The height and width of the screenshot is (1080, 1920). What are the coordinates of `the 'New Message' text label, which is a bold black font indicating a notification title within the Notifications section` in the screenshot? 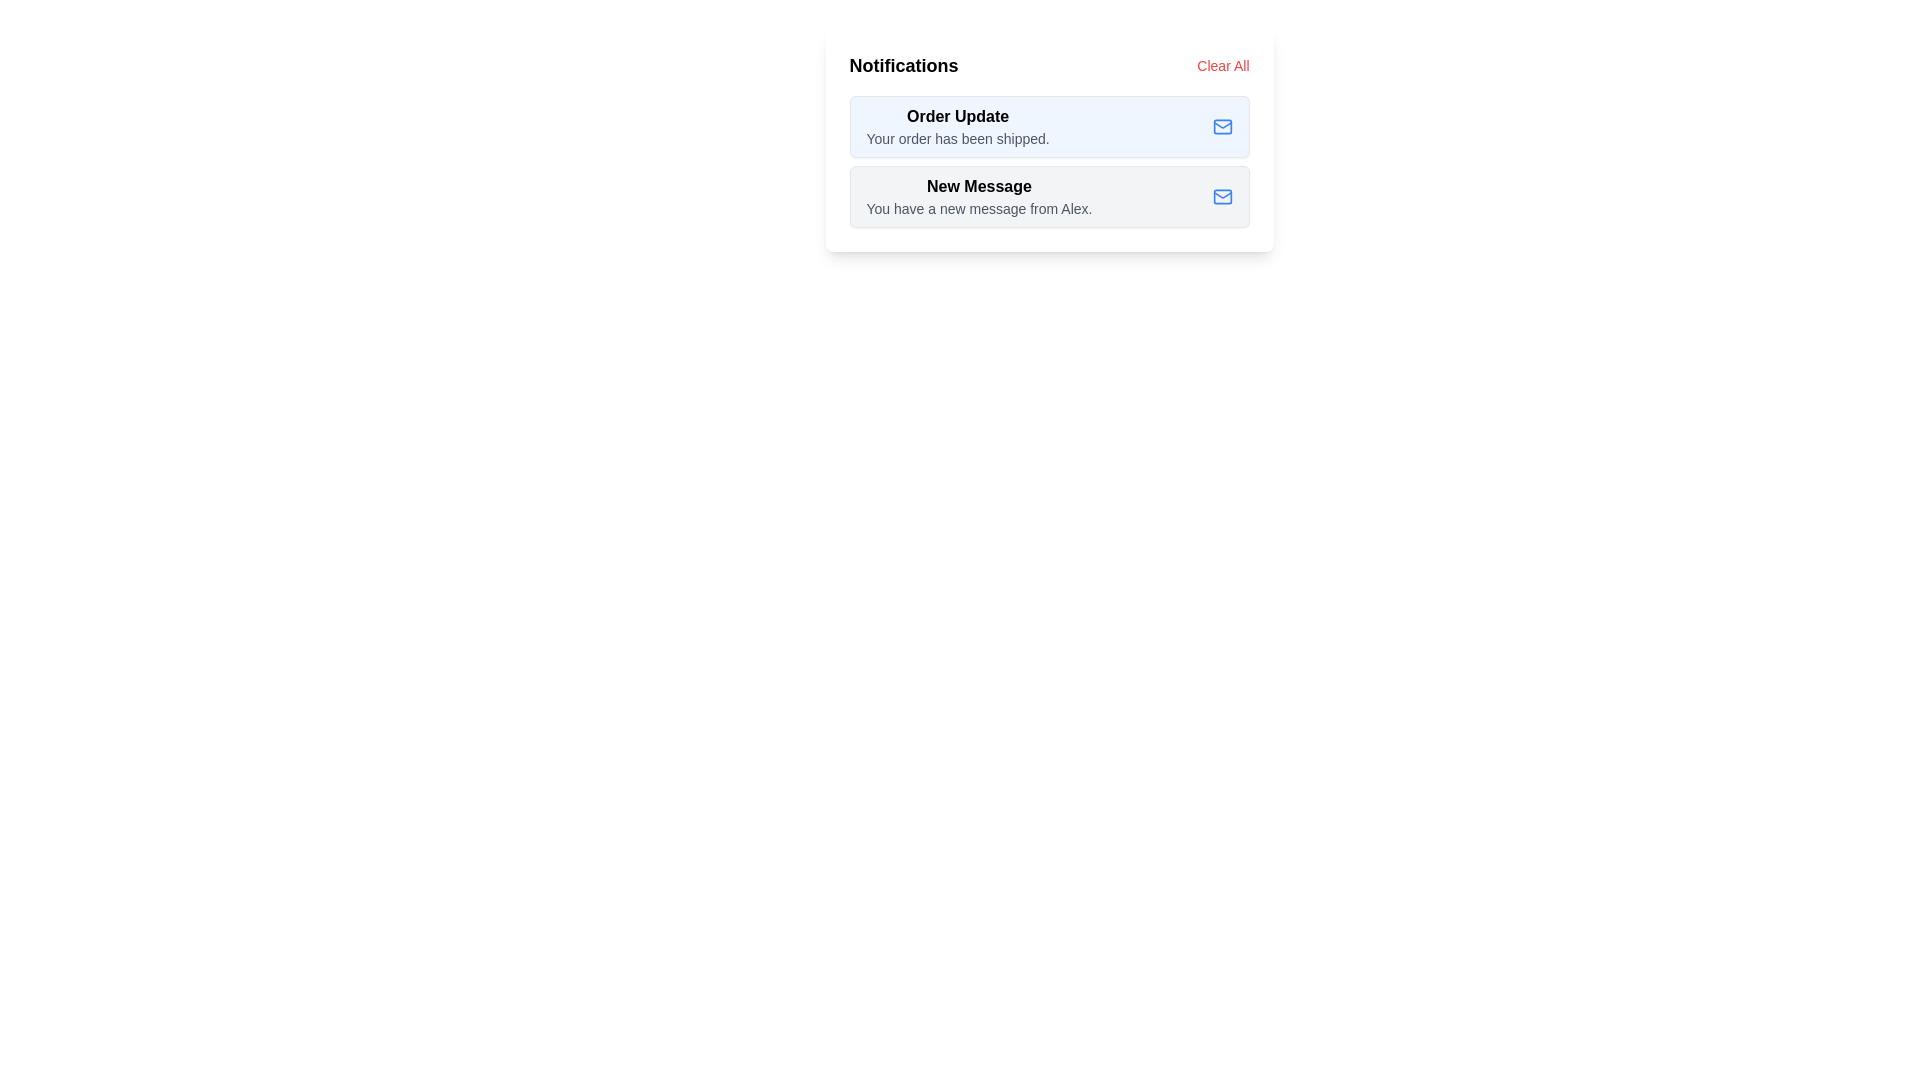 It's located at (979, 186).